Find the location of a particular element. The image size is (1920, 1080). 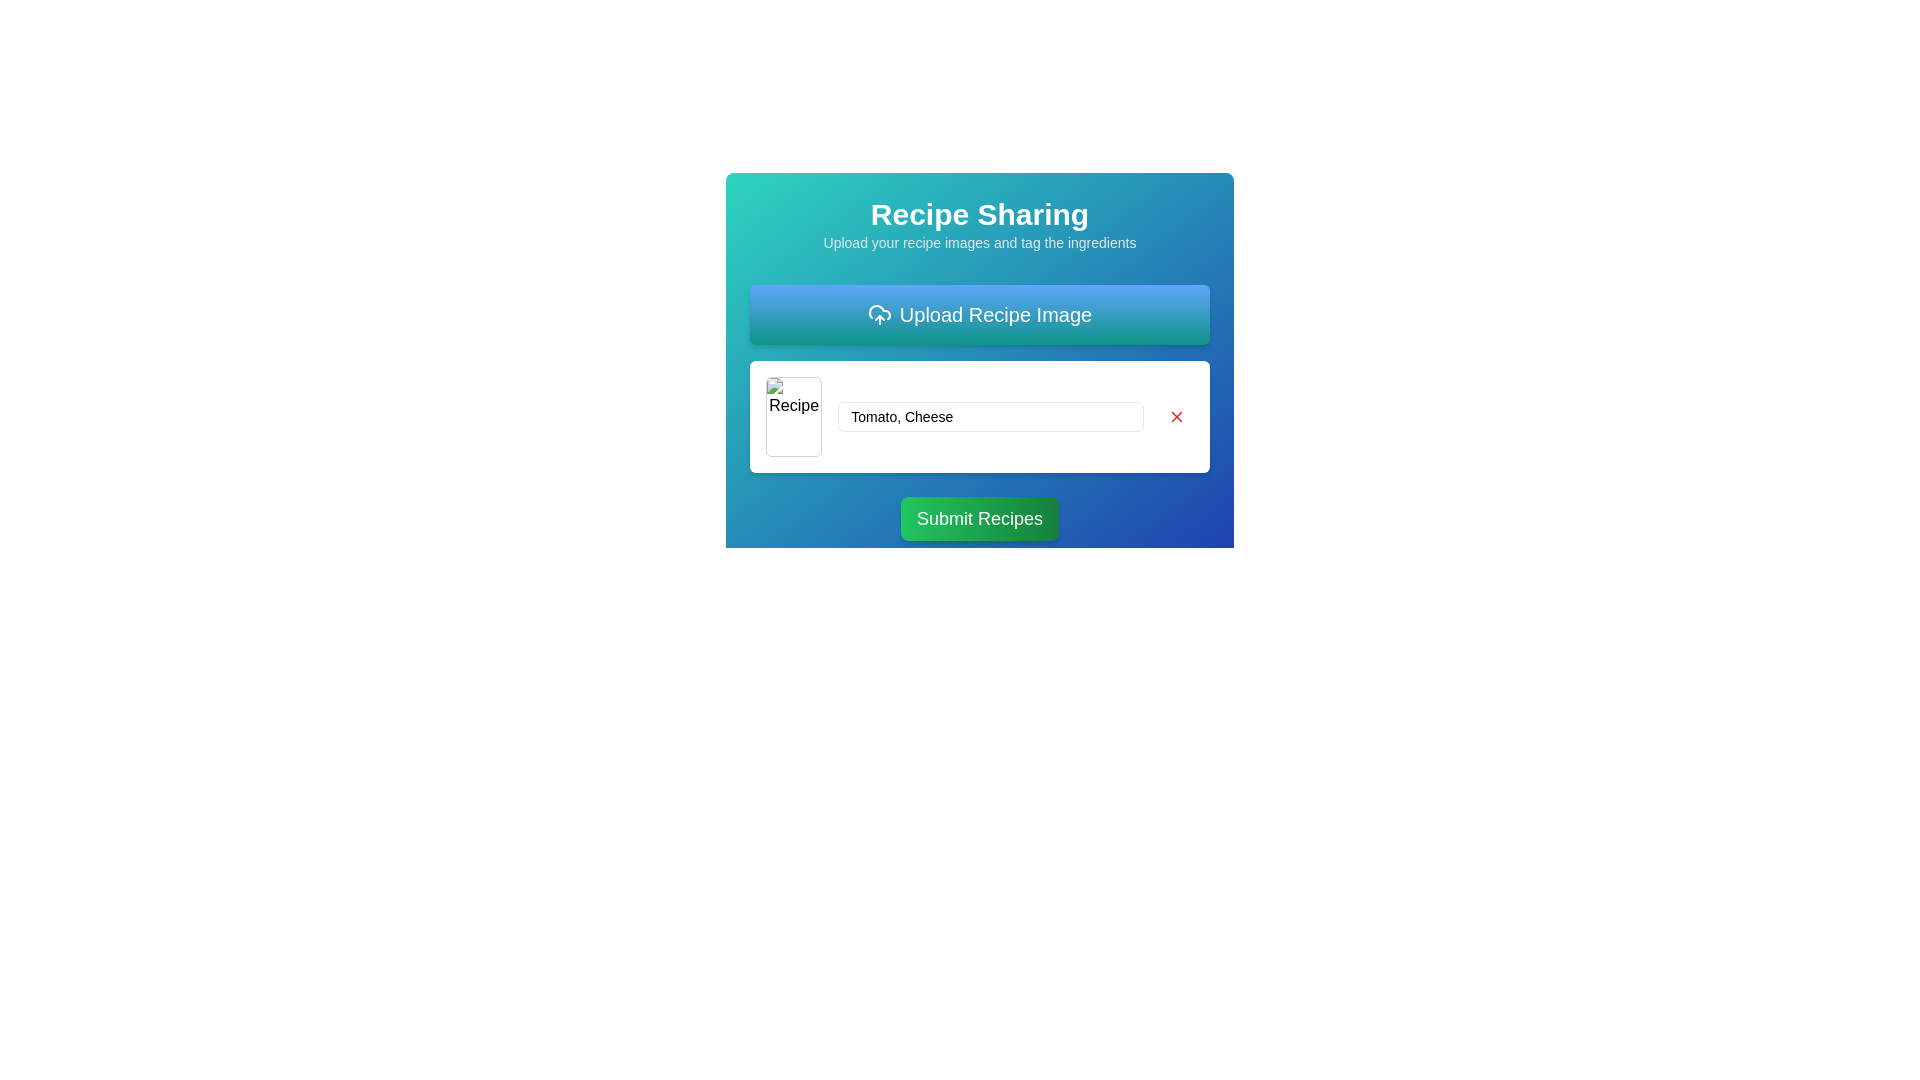

the Text block that serves as the title and description for the recipe sharing feature, which is located above the 'Upload Recipe Image' button is located at coordinates (979, 224).